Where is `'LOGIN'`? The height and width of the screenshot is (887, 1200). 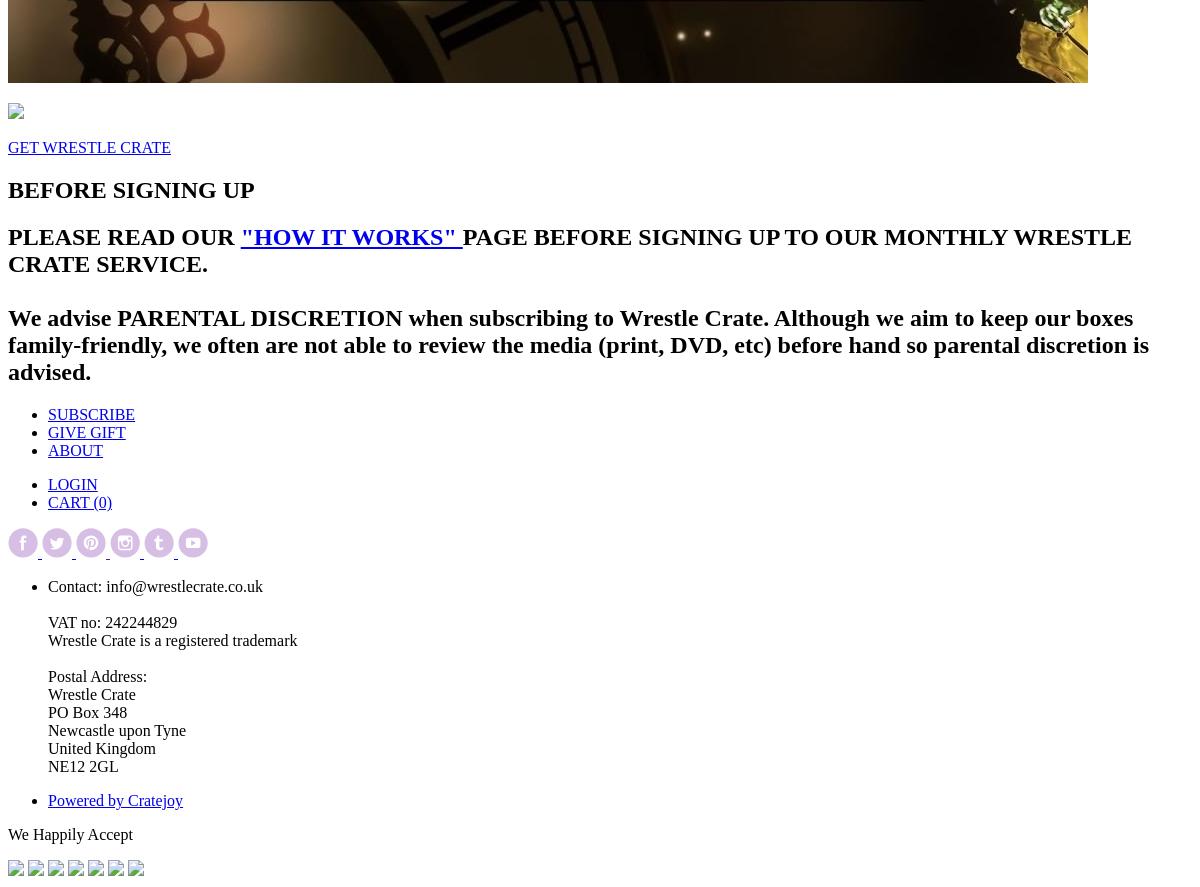
'LOGIN' is located at coordinates (72, 483).